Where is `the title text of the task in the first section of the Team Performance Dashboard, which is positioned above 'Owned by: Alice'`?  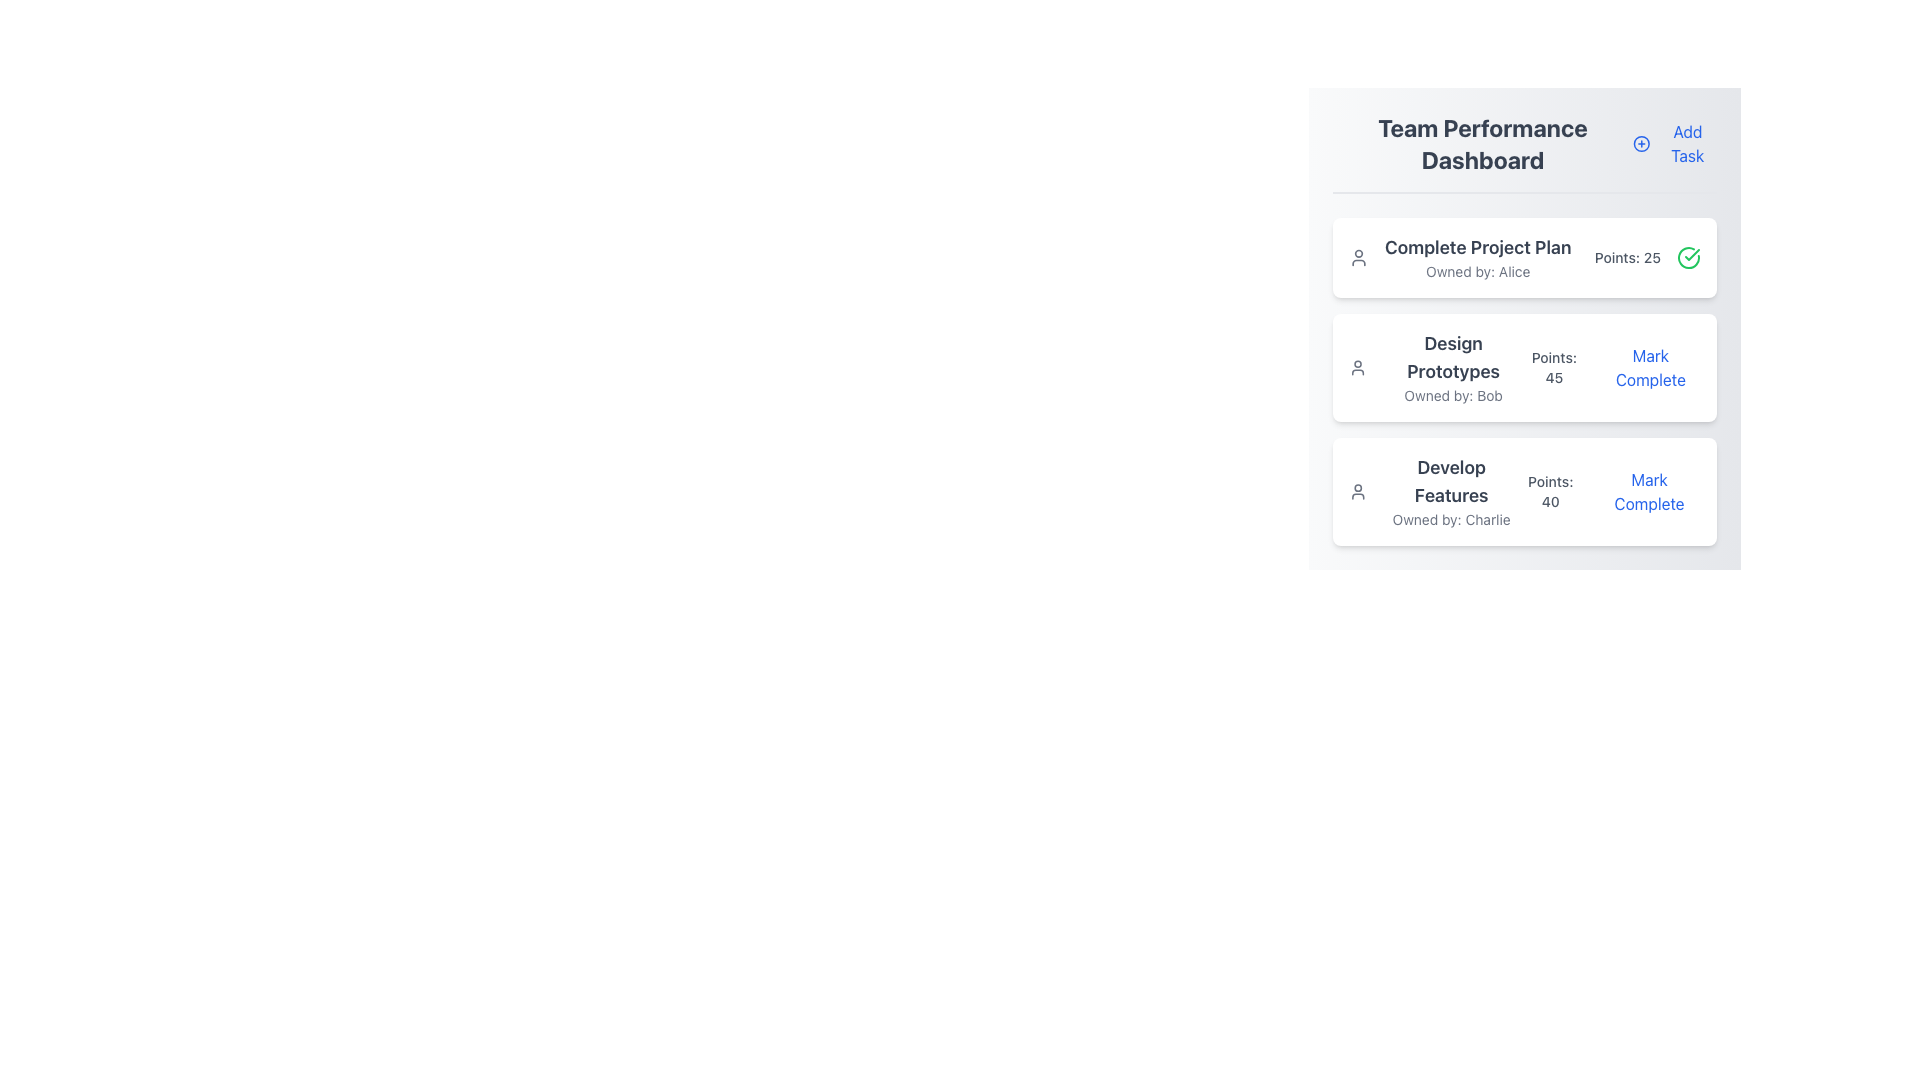 the title text of the task in the first section of the Team Performance Dashboard, which is positioned above 'Owned by: Alice' is located at coordinates (1478, 246).